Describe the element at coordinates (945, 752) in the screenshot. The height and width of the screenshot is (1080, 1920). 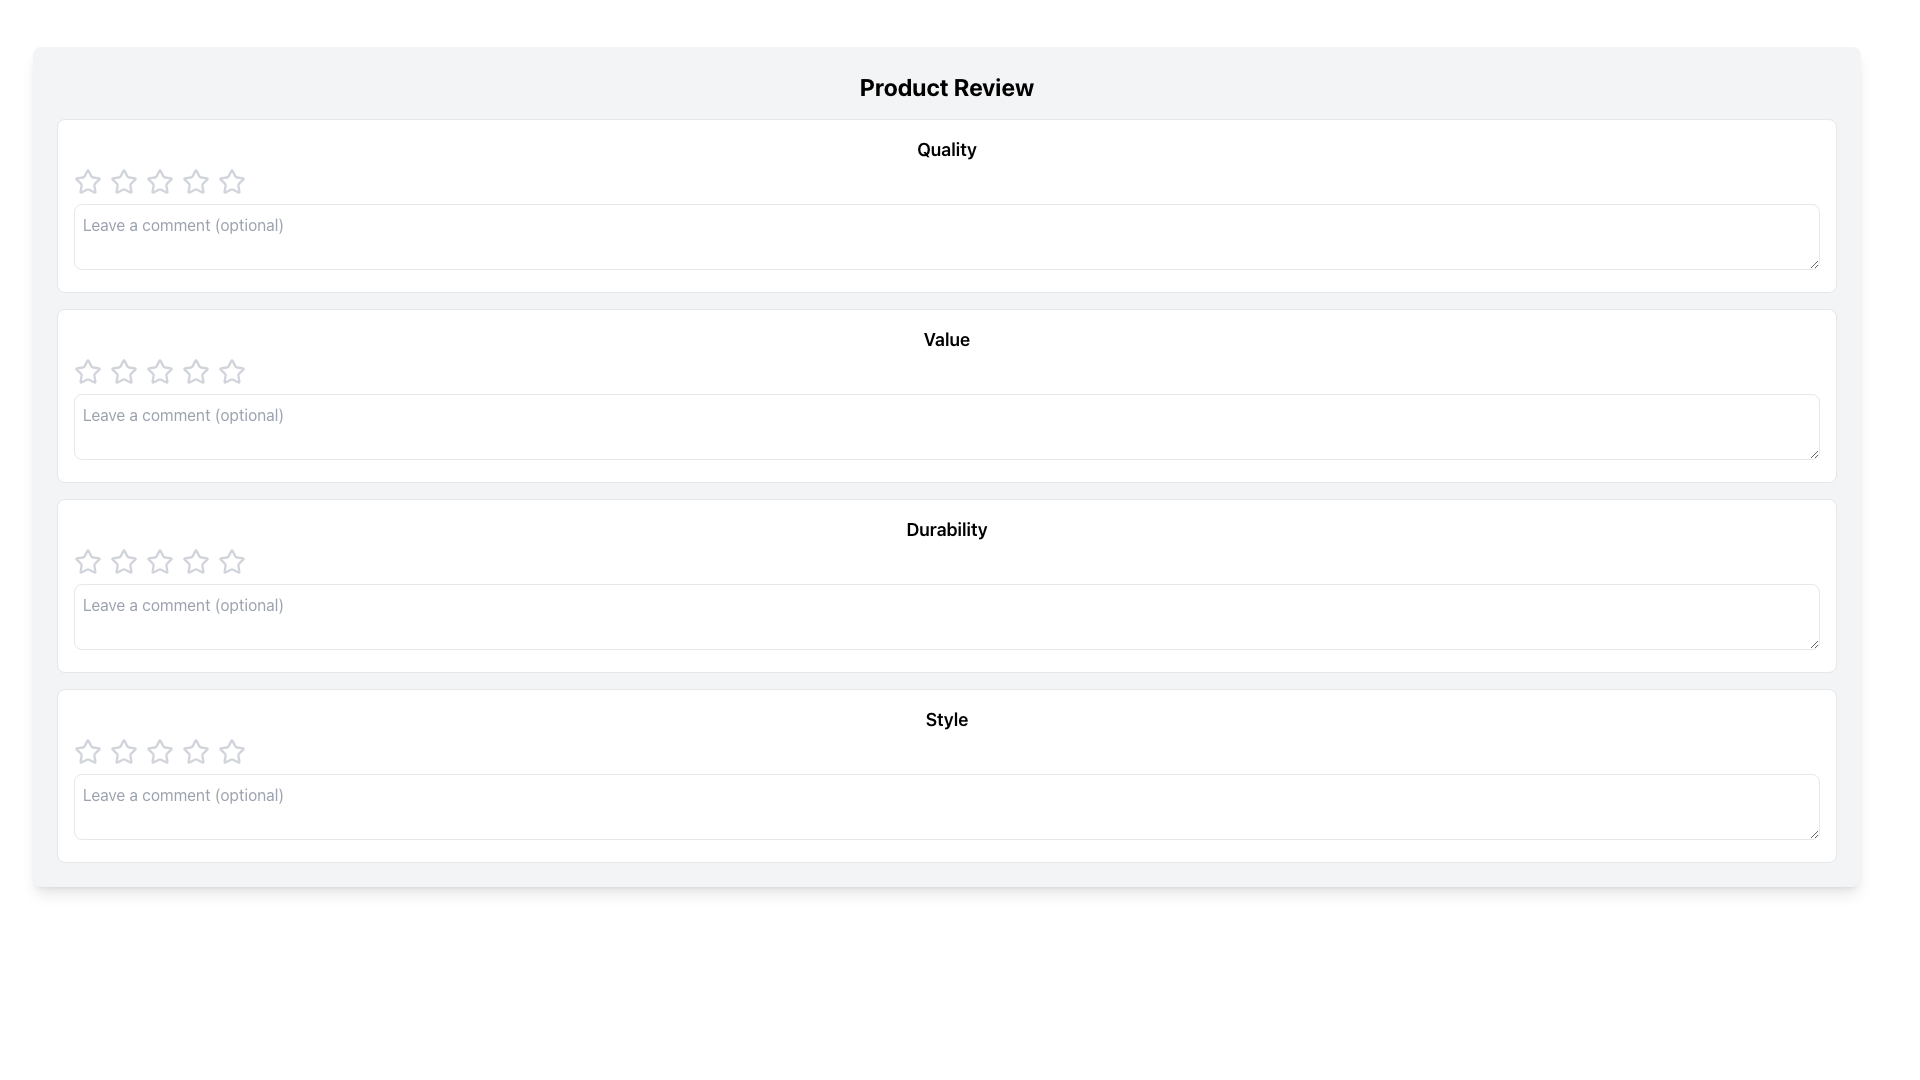
I see `the individual stars in the Rating control located in the 'Style' section of the review form to provide a rating` at that location.